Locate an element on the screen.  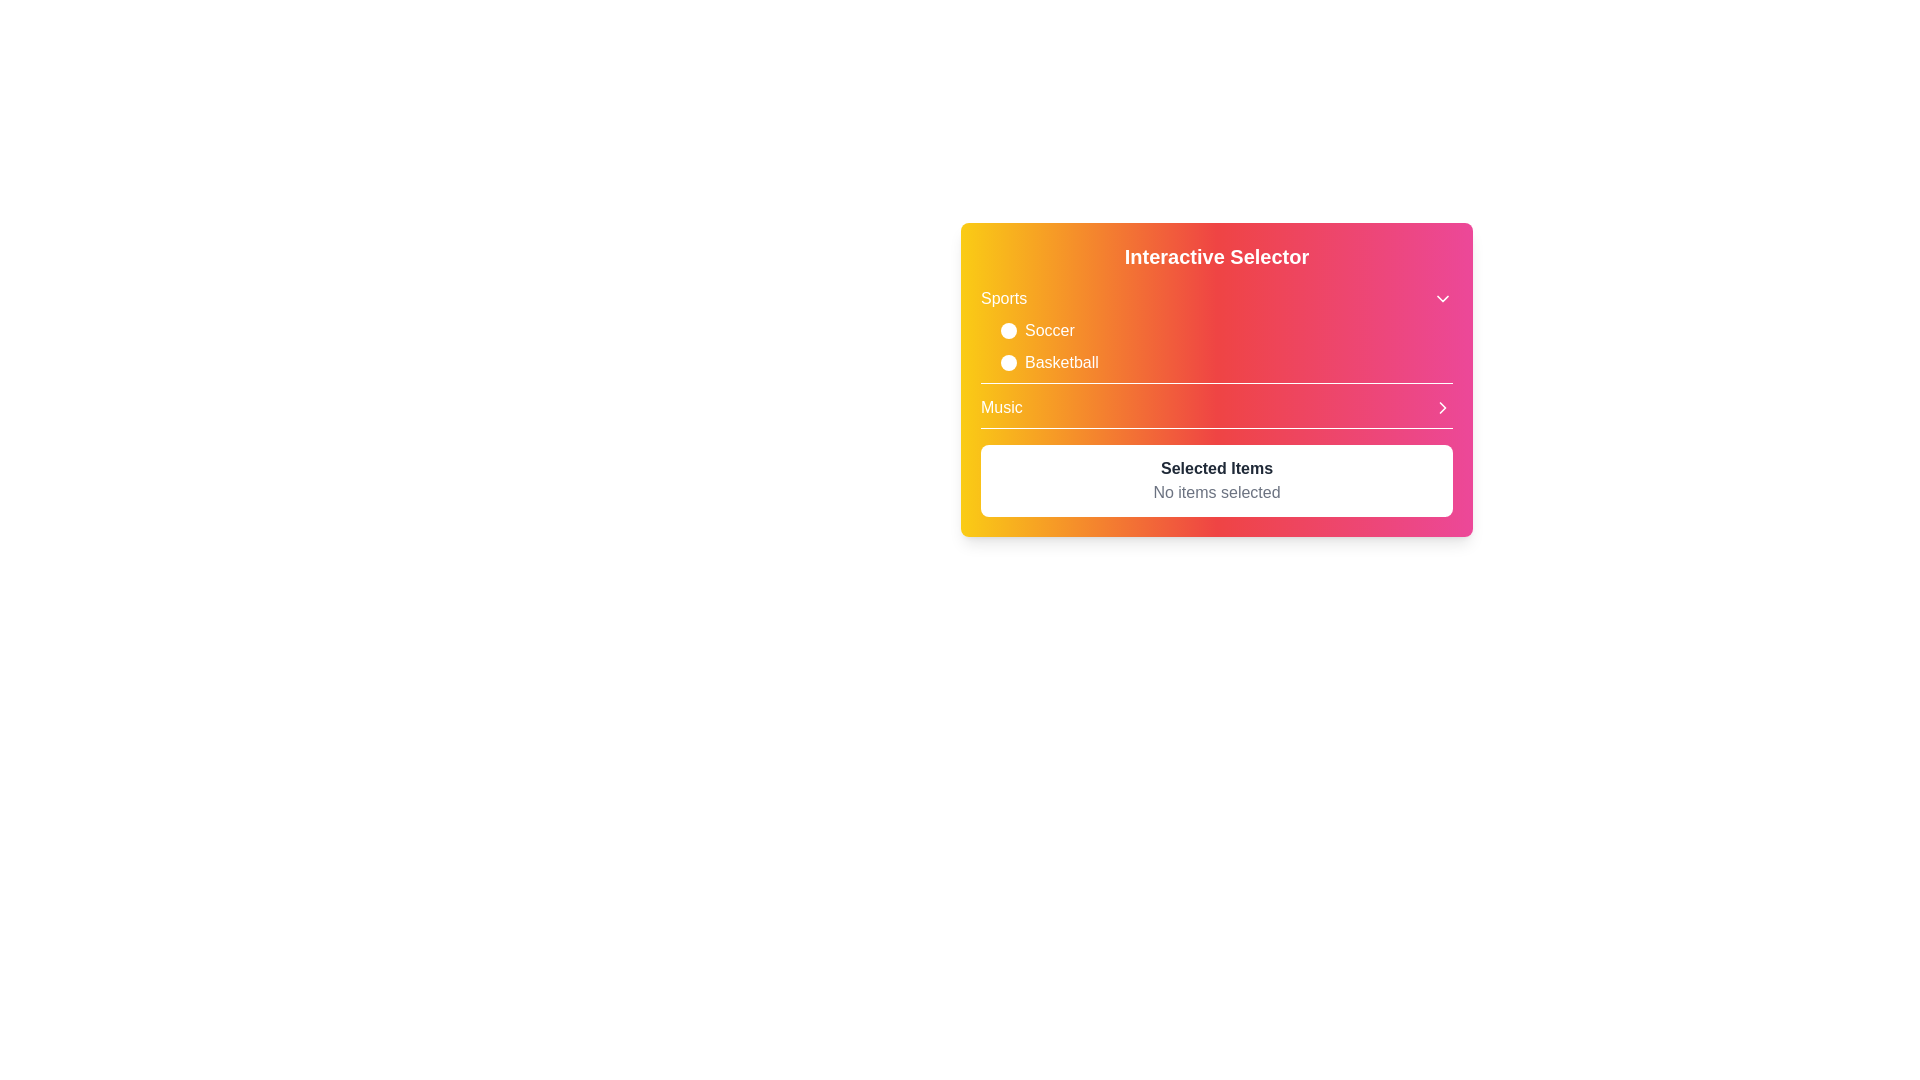
the Interactive selector component that features a multicolored gradient background and includes labels like 'Sports' and 'Music' is located at coordinates (1216, 357).